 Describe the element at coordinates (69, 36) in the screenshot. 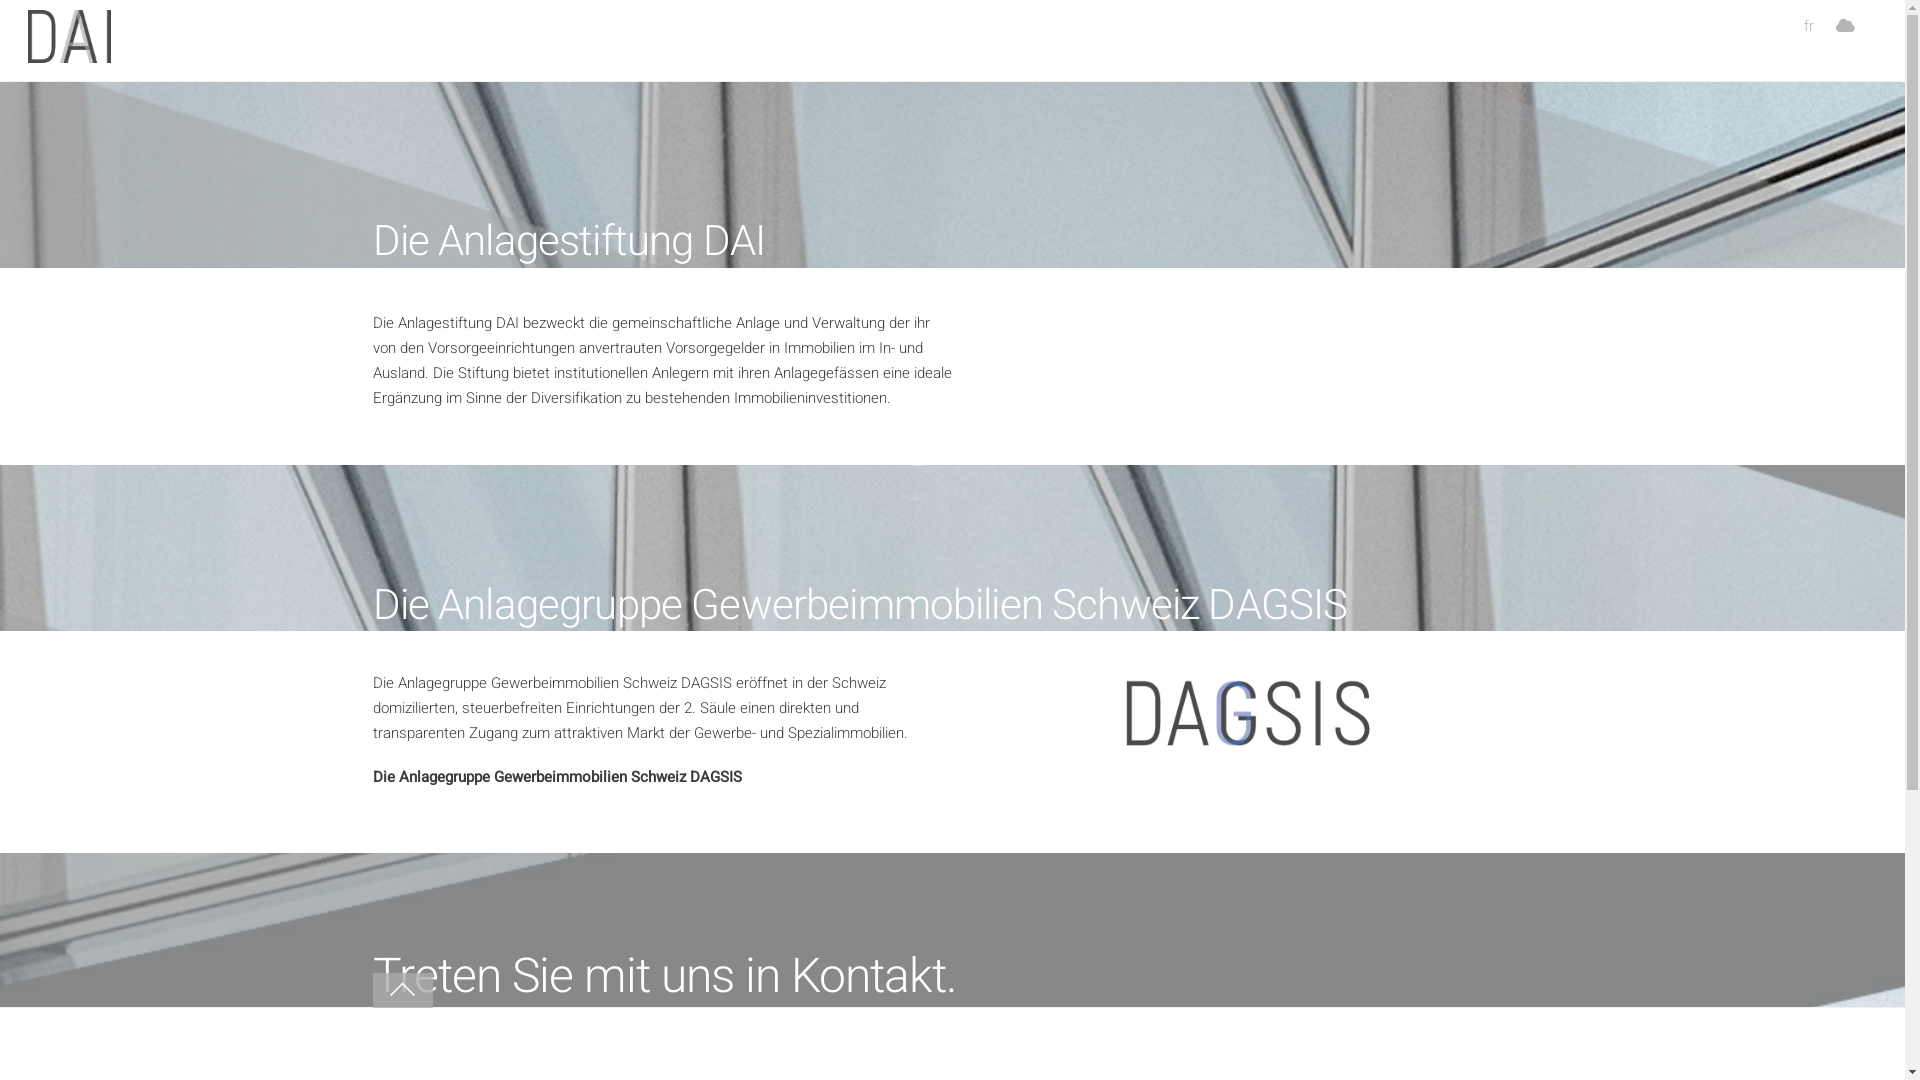

I see `'Anlagestiftungdai'` at that location.